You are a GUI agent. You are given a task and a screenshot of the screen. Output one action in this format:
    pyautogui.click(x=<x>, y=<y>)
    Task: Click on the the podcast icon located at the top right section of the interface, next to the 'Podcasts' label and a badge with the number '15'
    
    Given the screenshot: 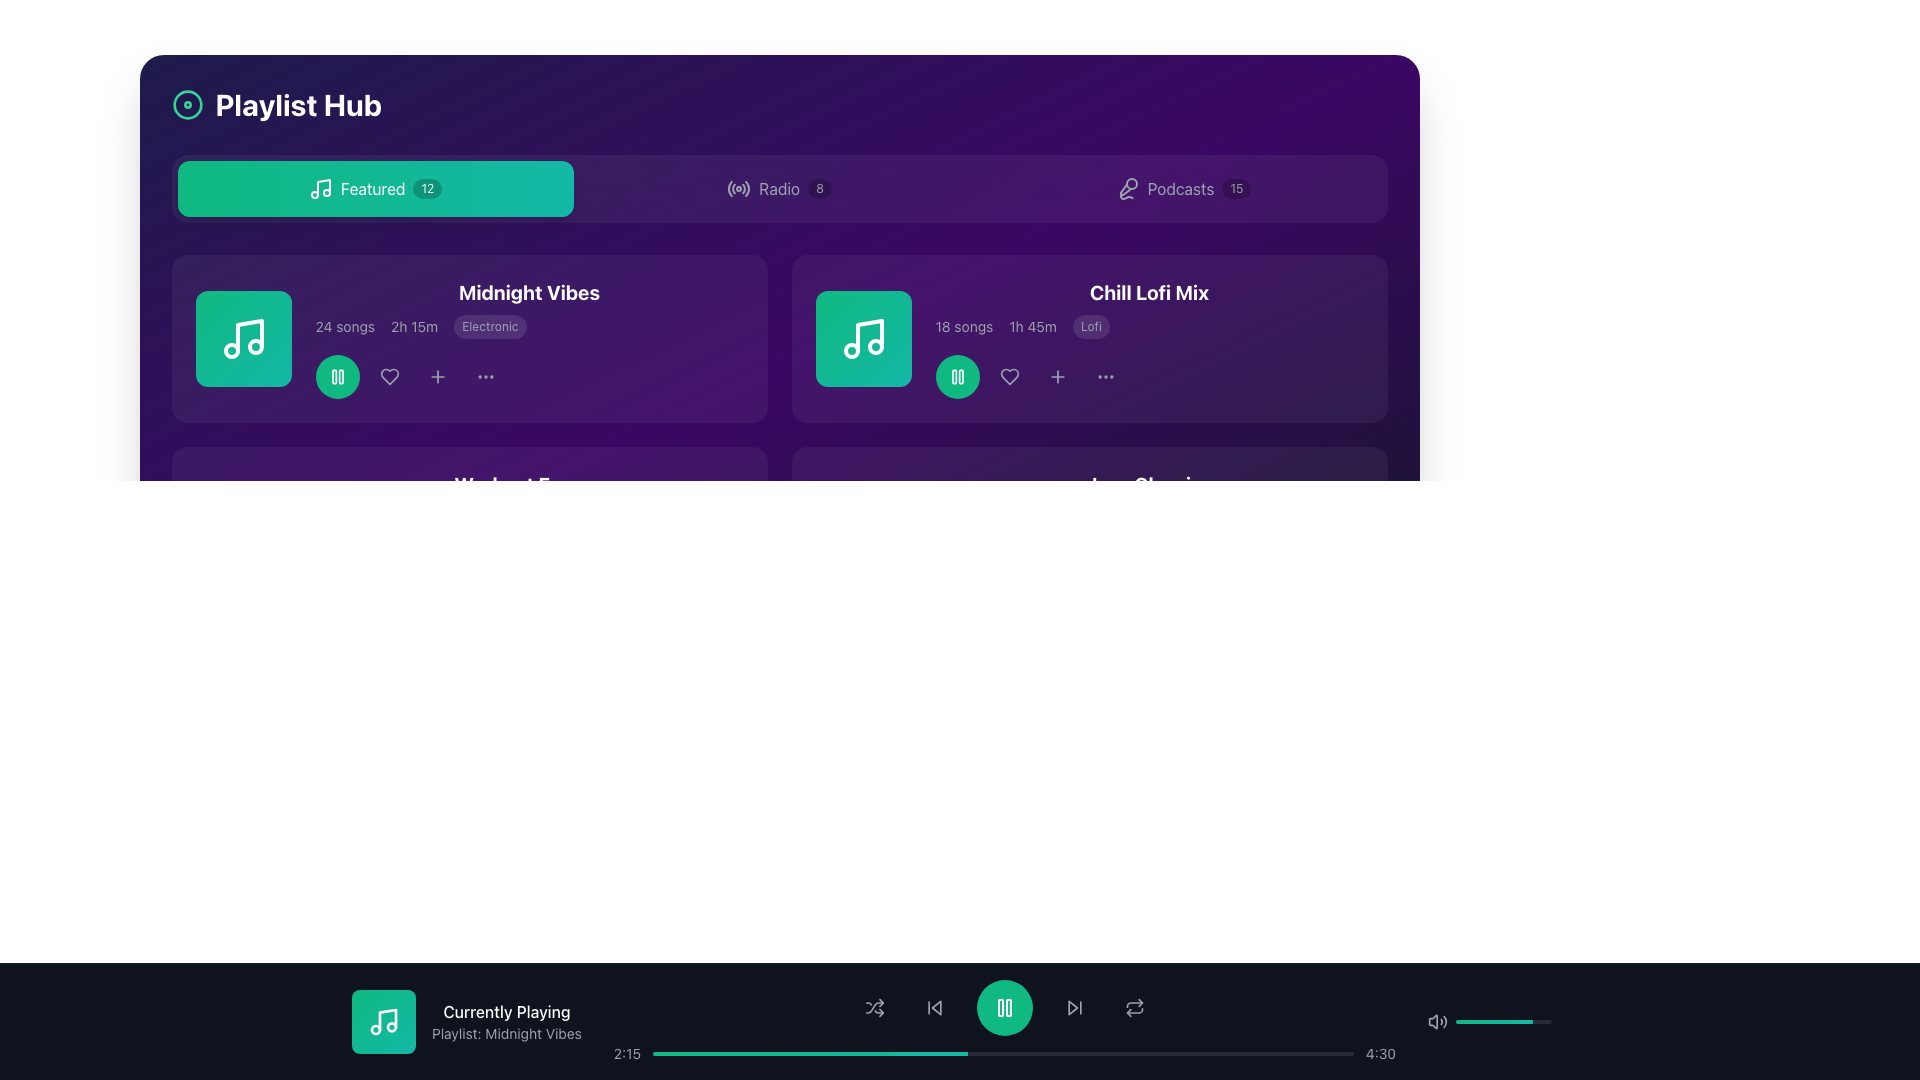 What is the action you would take?
    pyautogui.click(x=1127, y=189)
    